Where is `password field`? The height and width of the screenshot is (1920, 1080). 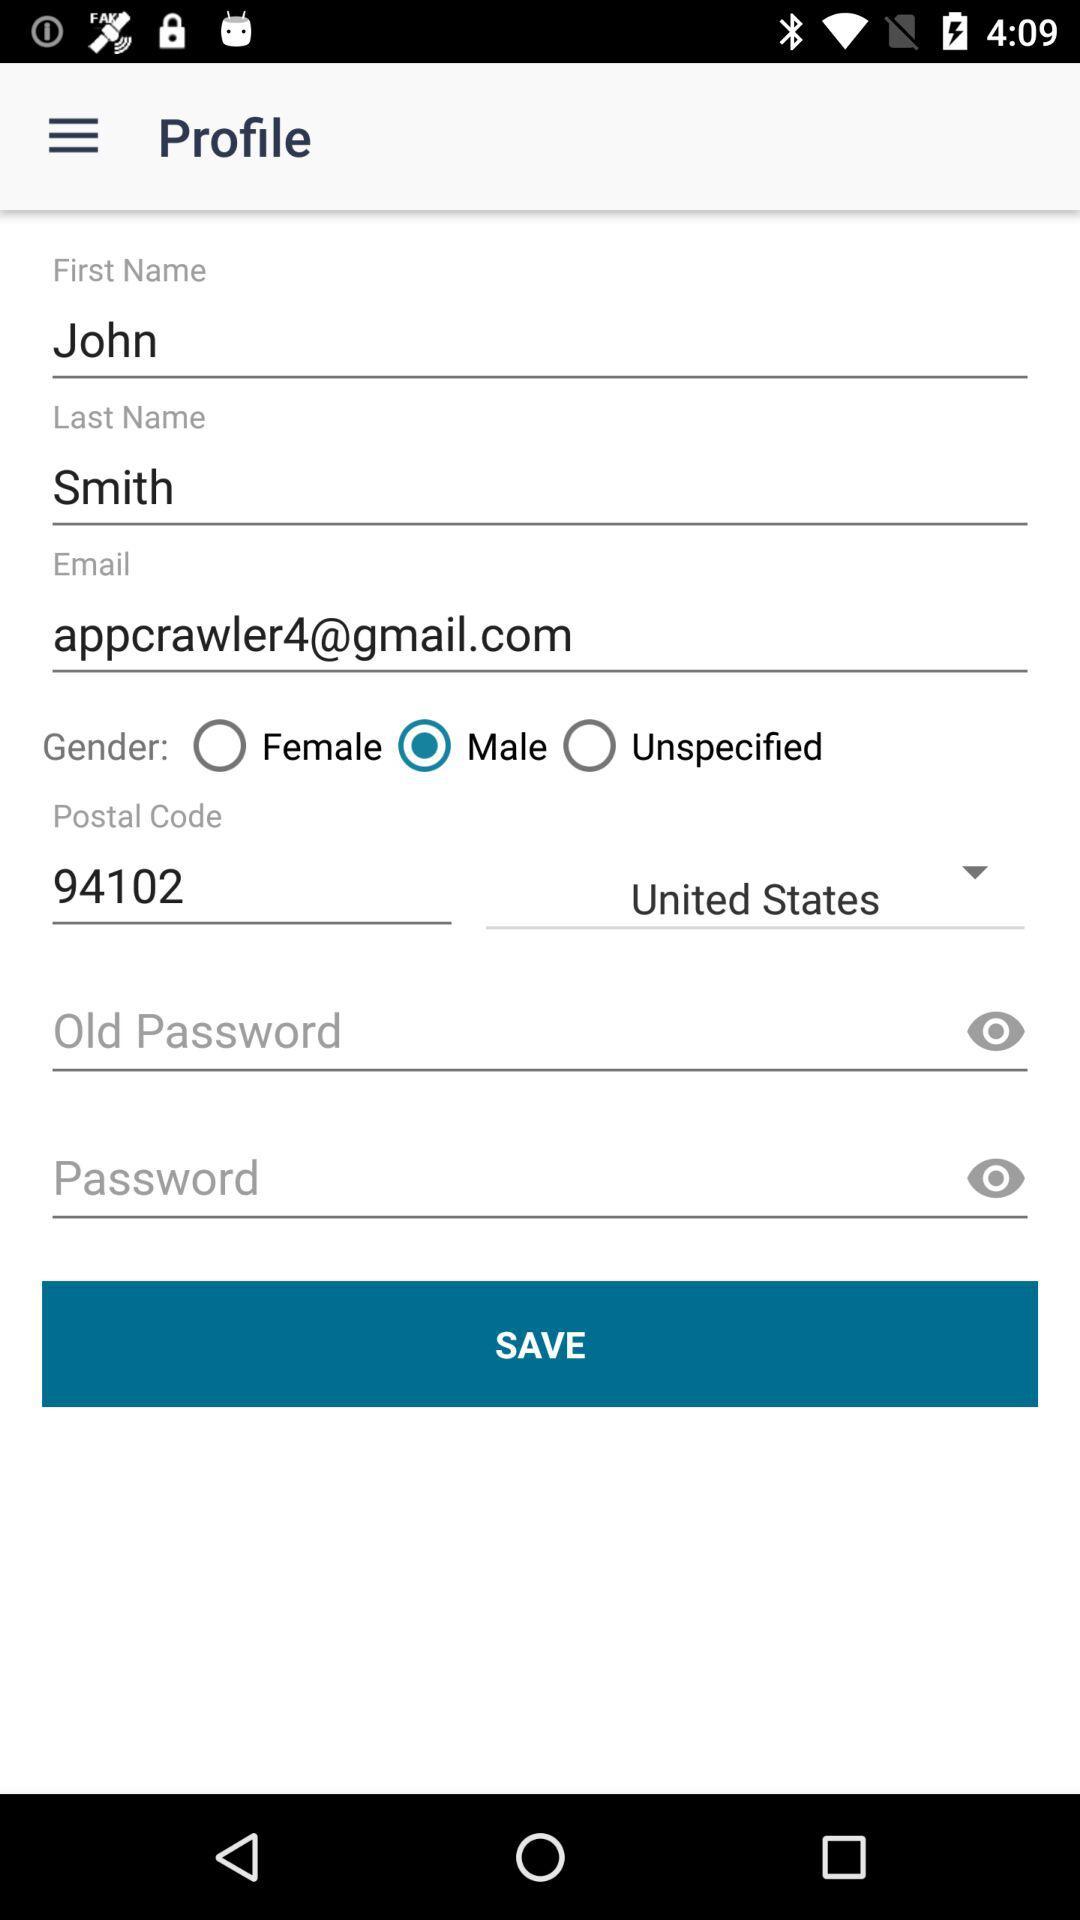 password field is located at coordinates (540, 1179).